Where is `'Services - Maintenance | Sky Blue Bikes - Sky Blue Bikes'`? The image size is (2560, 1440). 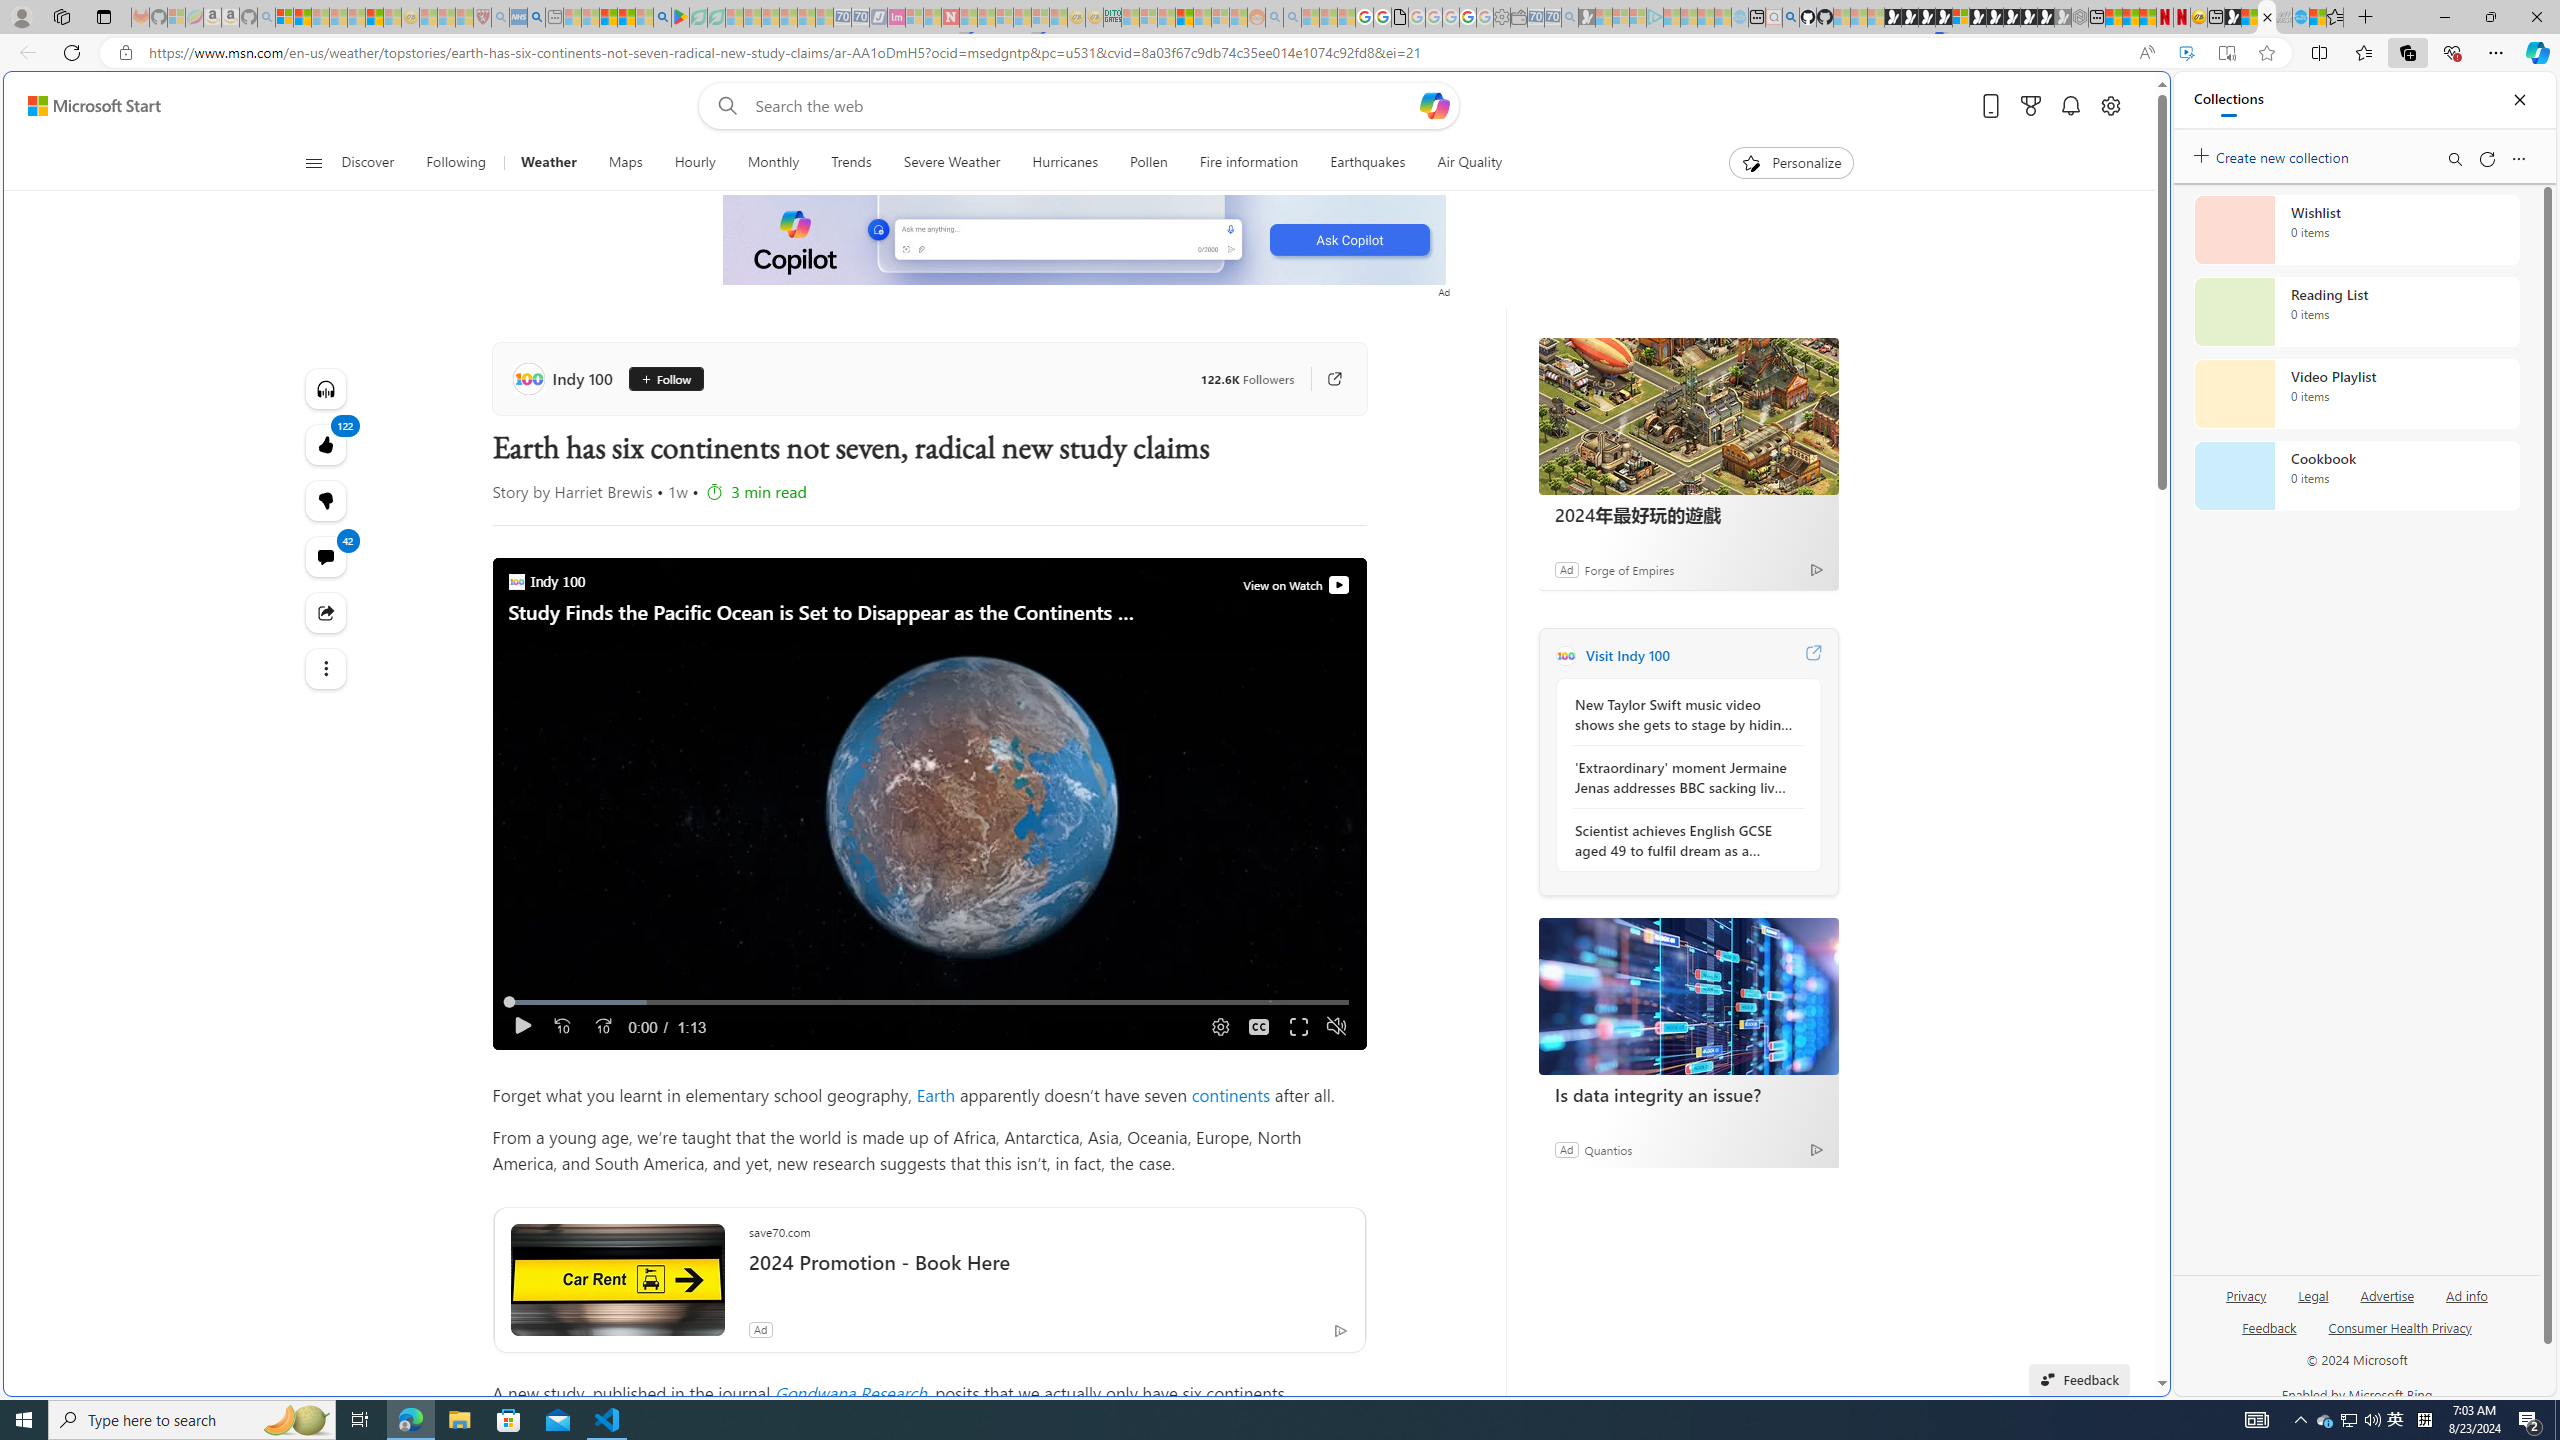 'Services - Maintenance | Sky Blue Bikes - Sky Blue Bikes' is located at coordinates (2299, 16).